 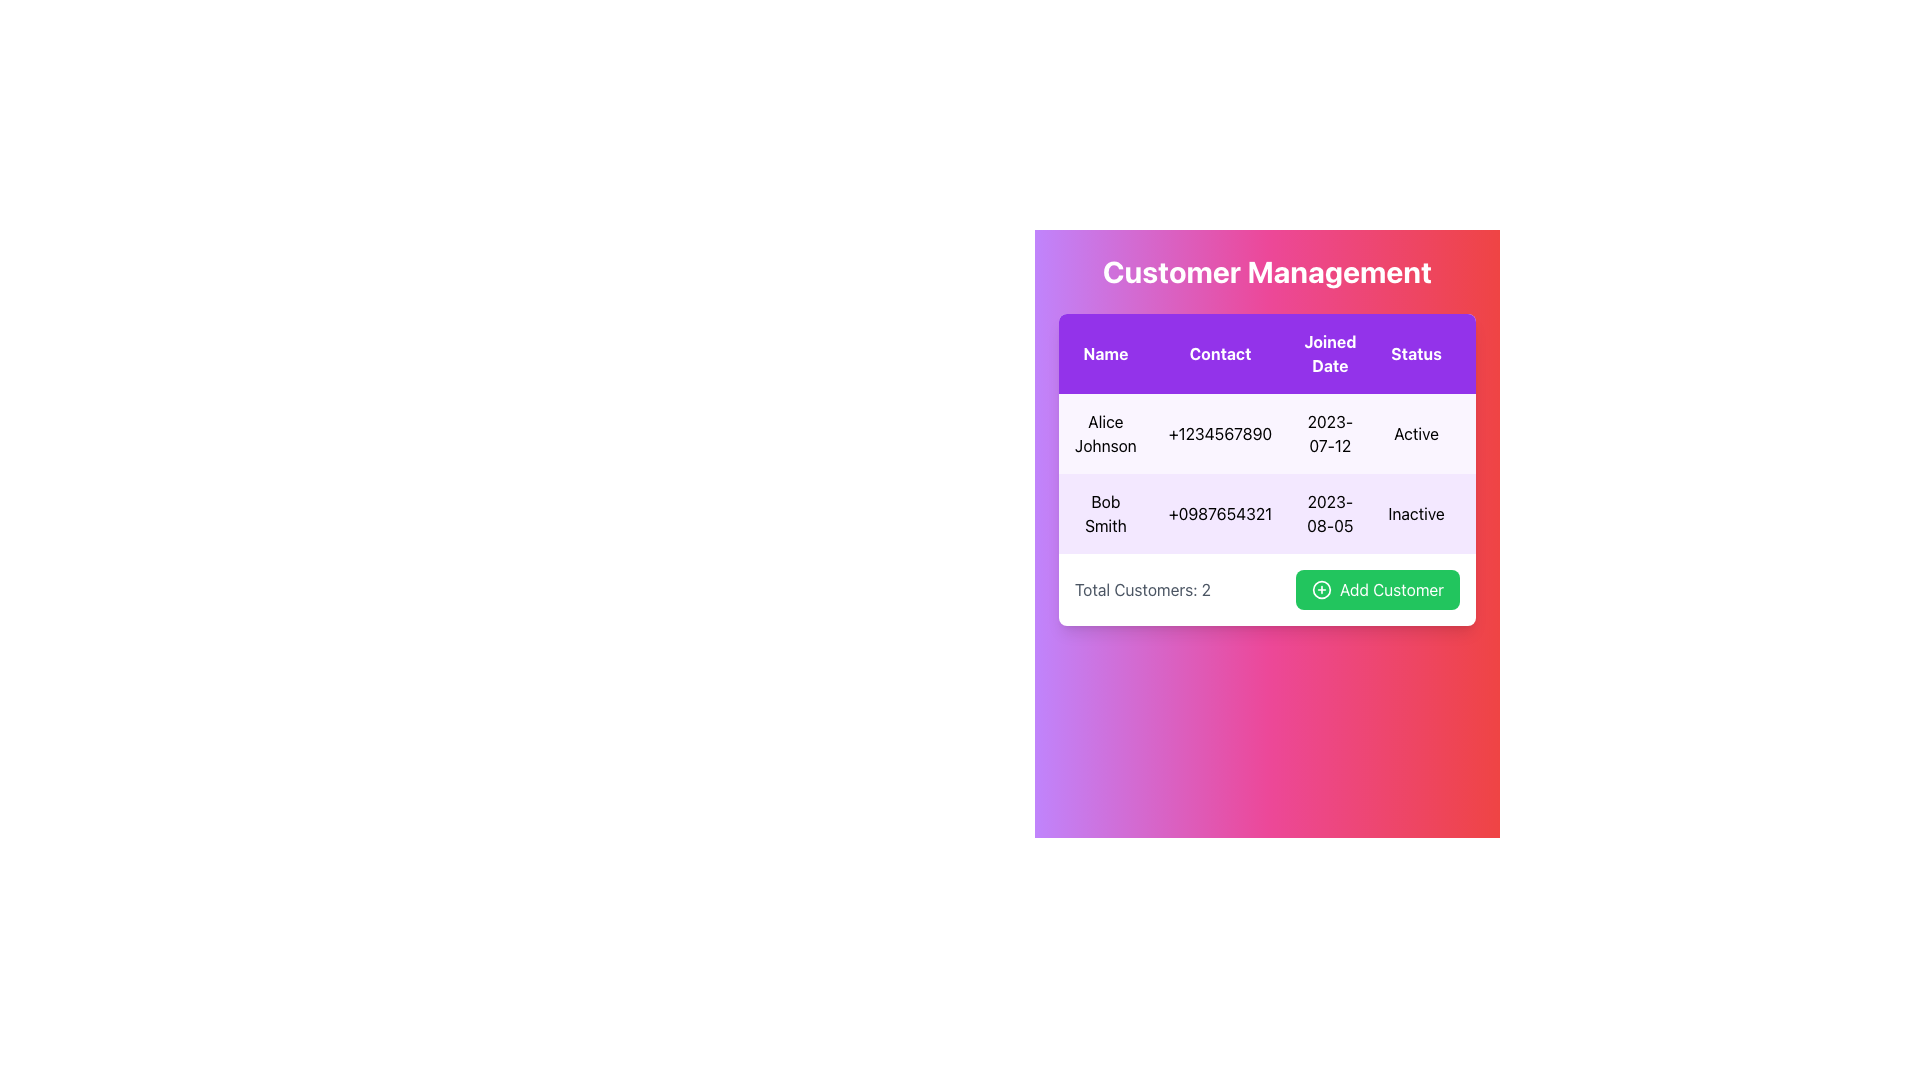 What do you see at coordinates (1104, 353) in the screenshot?
I see `text from the 'Name' column header located at the top-left corner of the table structure` at bounding box center [1104, 353].